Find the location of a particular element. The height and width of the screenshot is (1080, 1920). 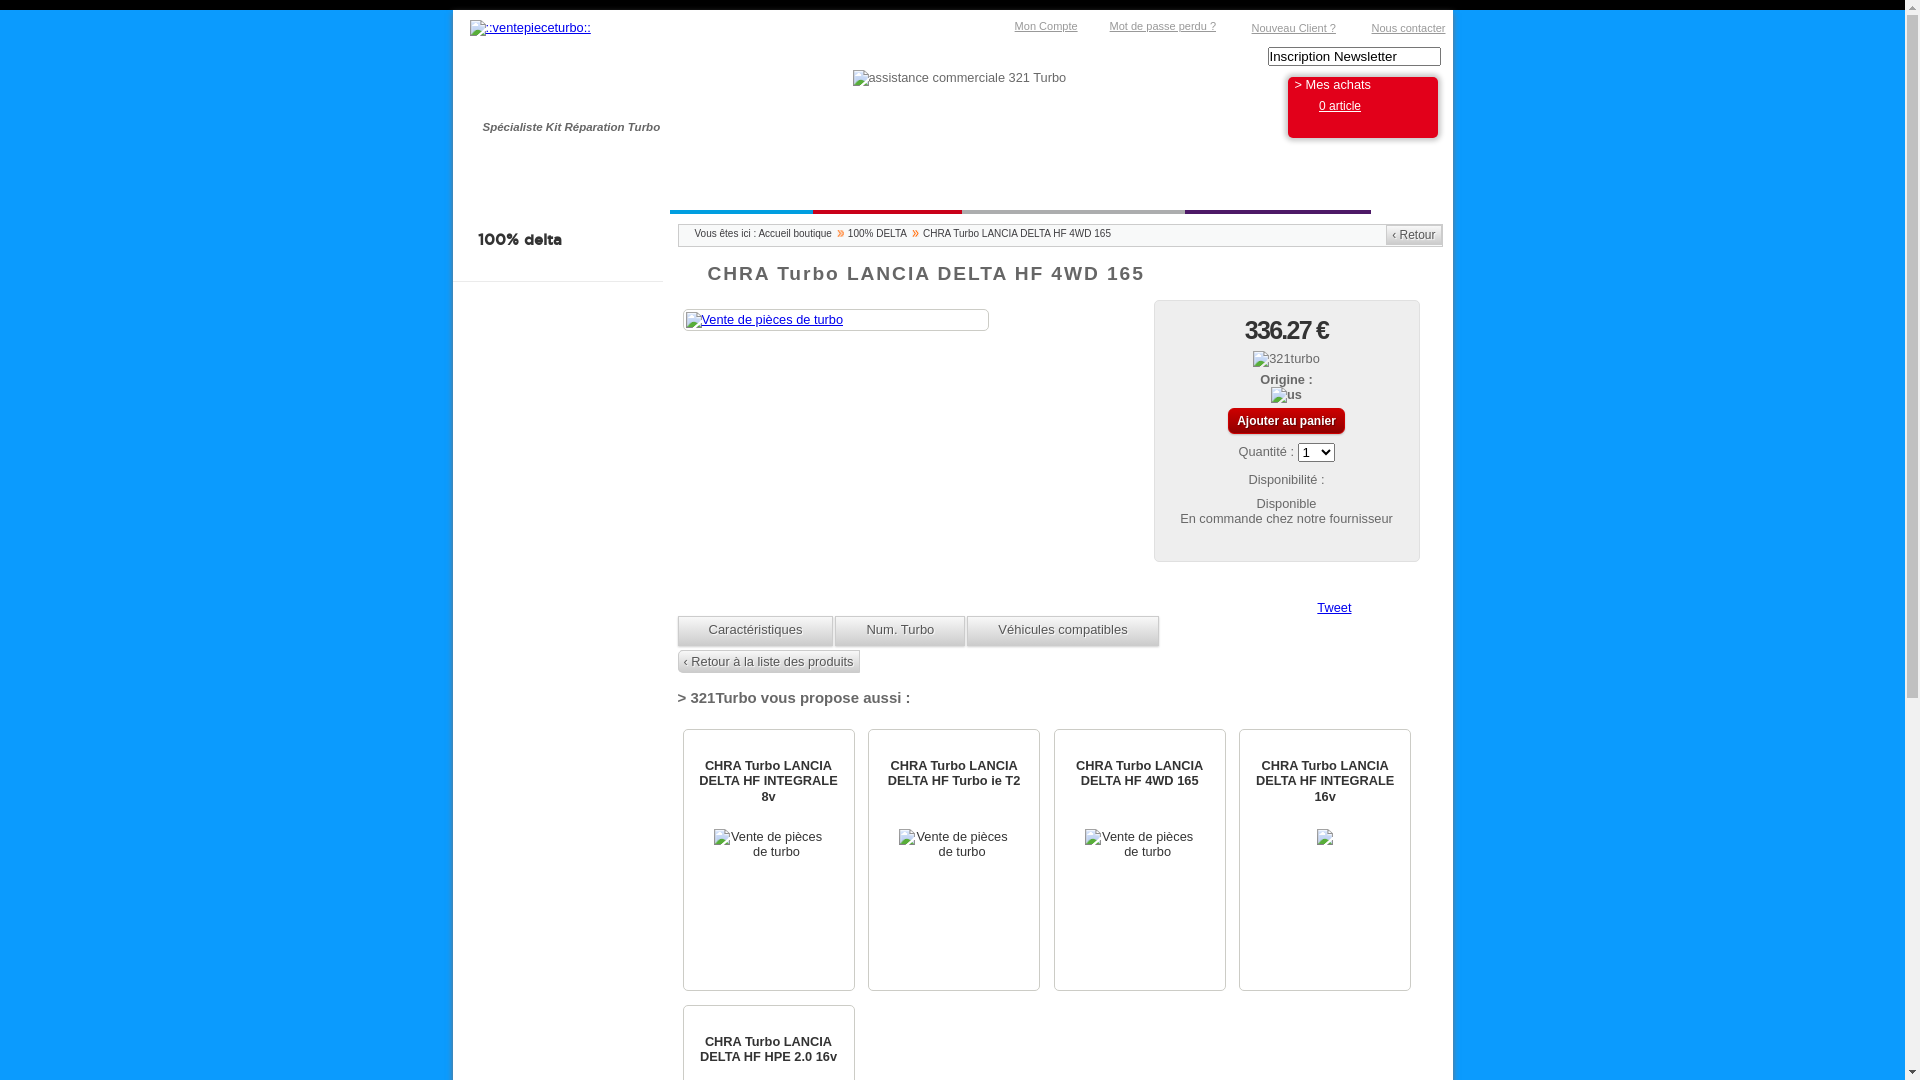

'100% DELTA' is located at coordinates (882, 232).